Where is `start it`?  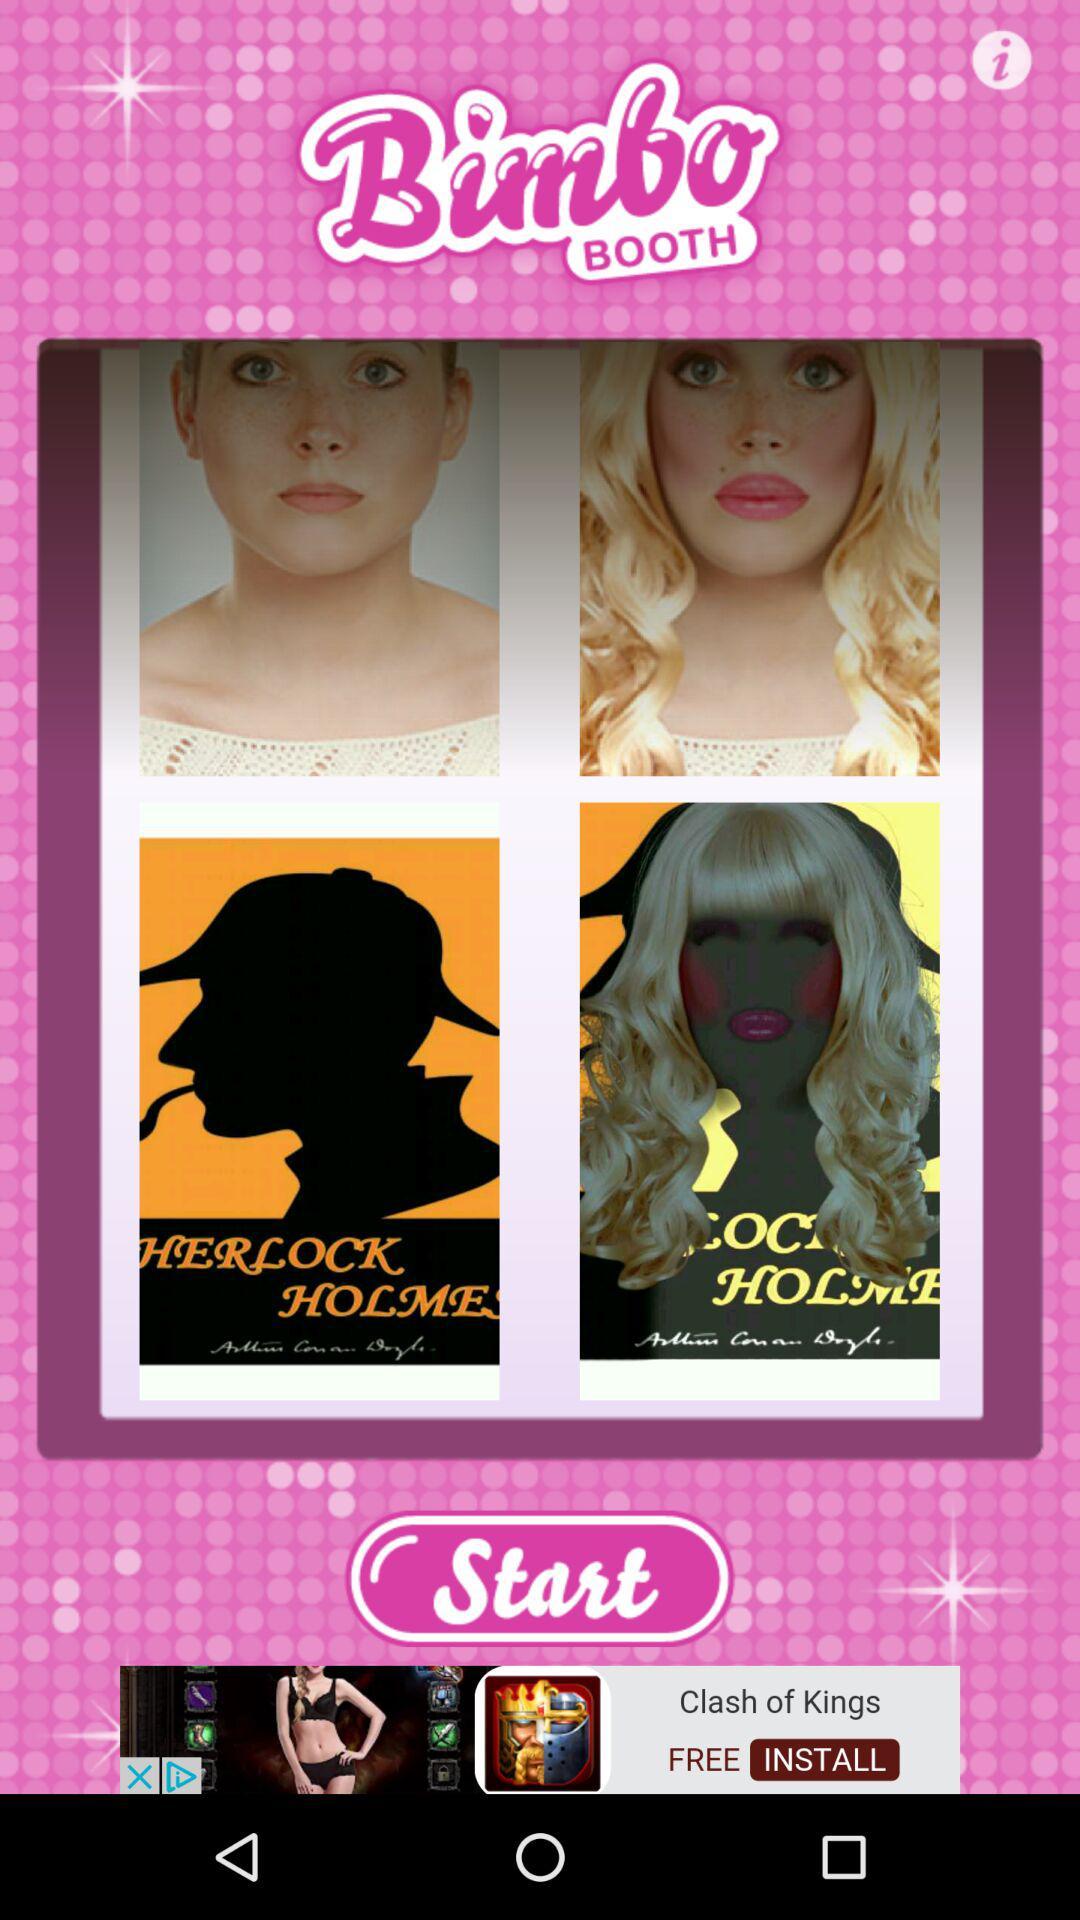
start it is located at coordinates (538, 1577).